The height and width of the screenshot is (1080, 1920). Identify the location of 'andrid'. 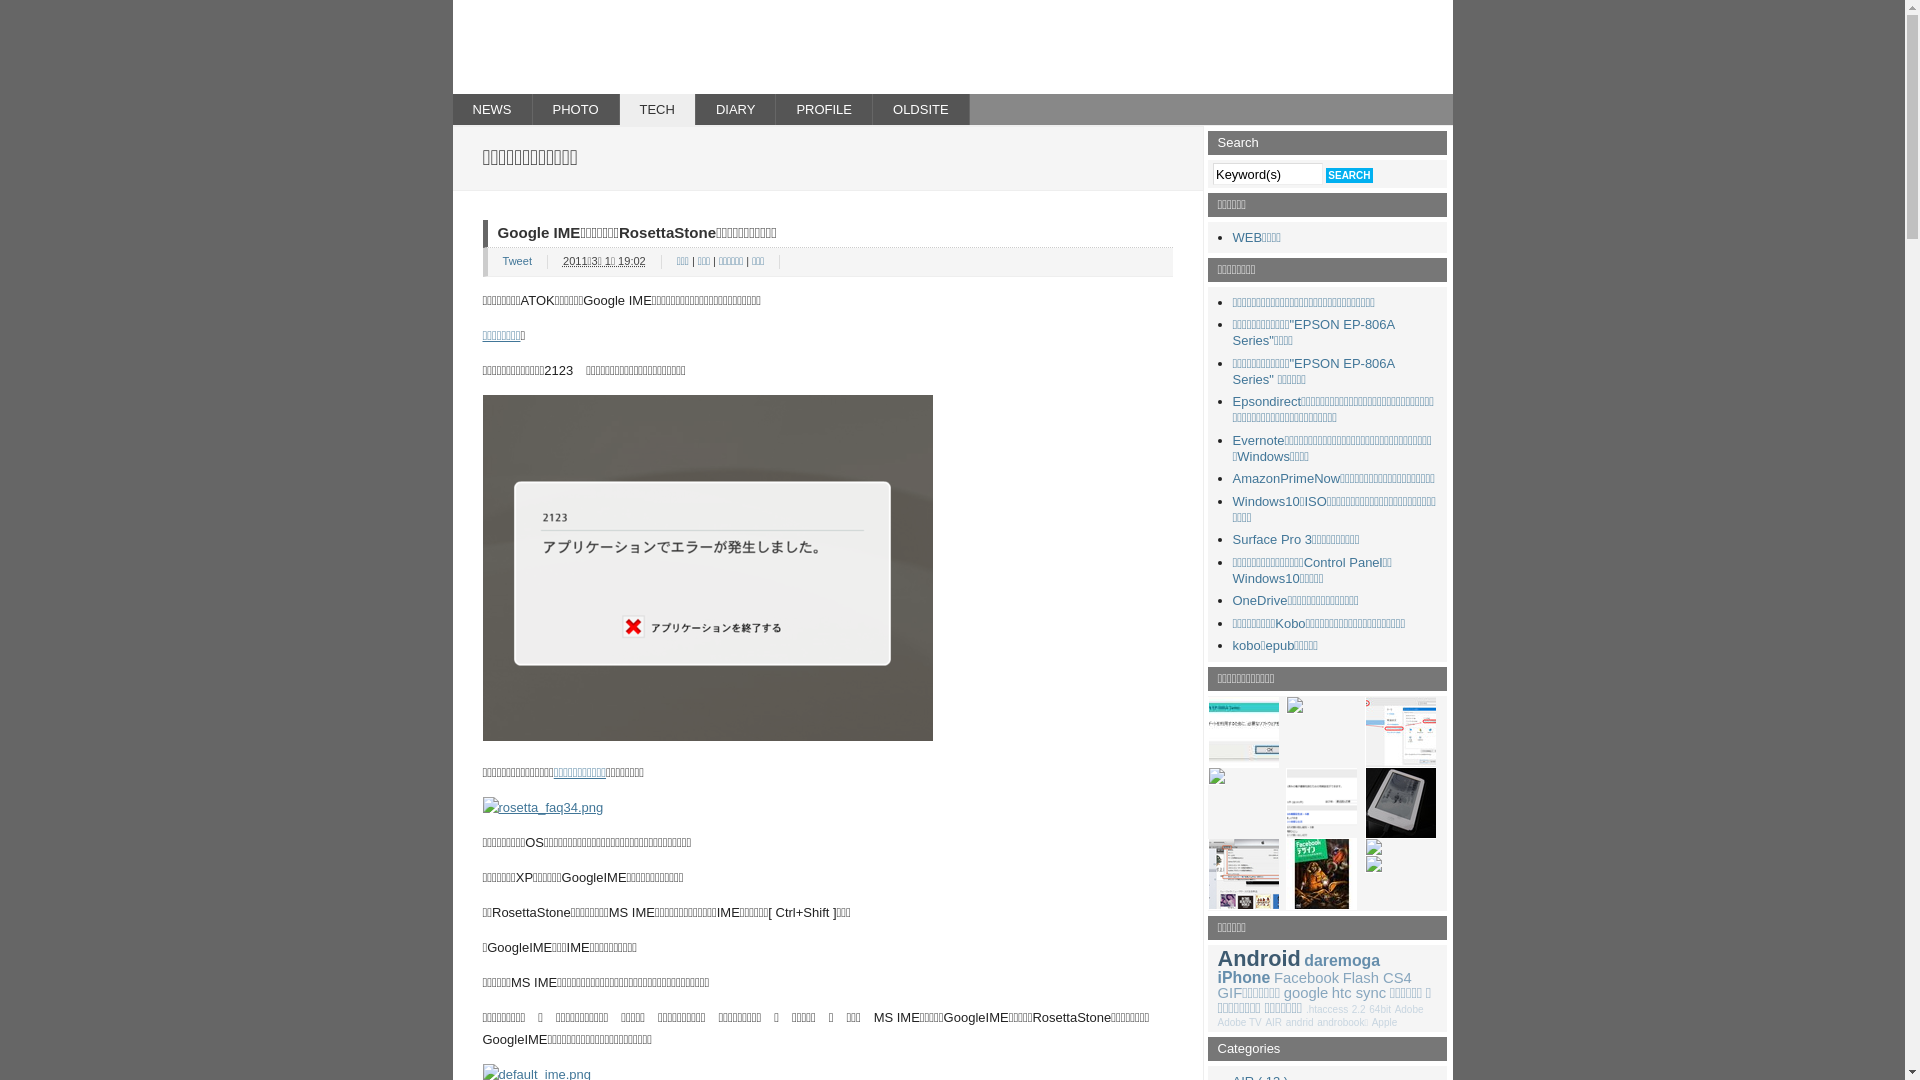
(1300, 1022).